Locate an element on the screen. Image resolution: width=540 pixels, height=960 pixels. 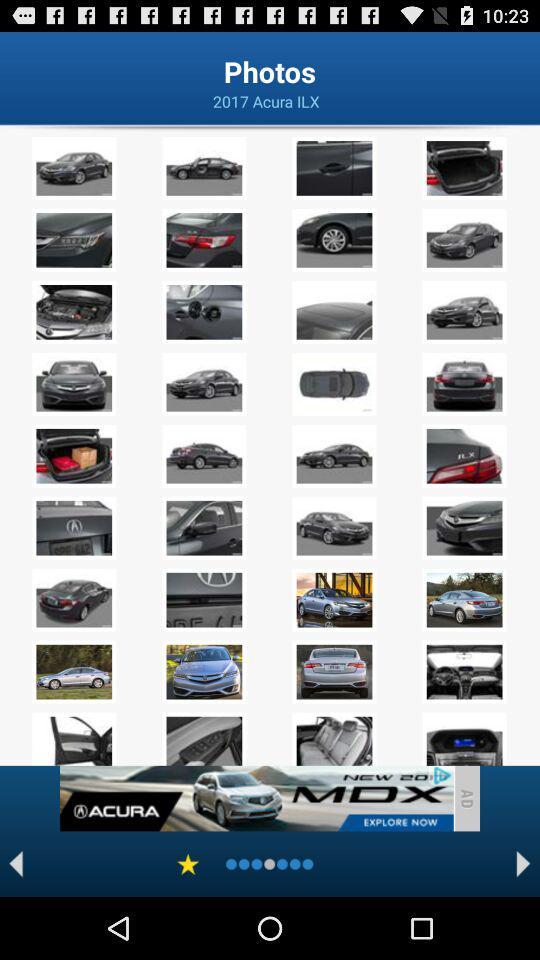
goes to next page is located at coordinates (523, 863).